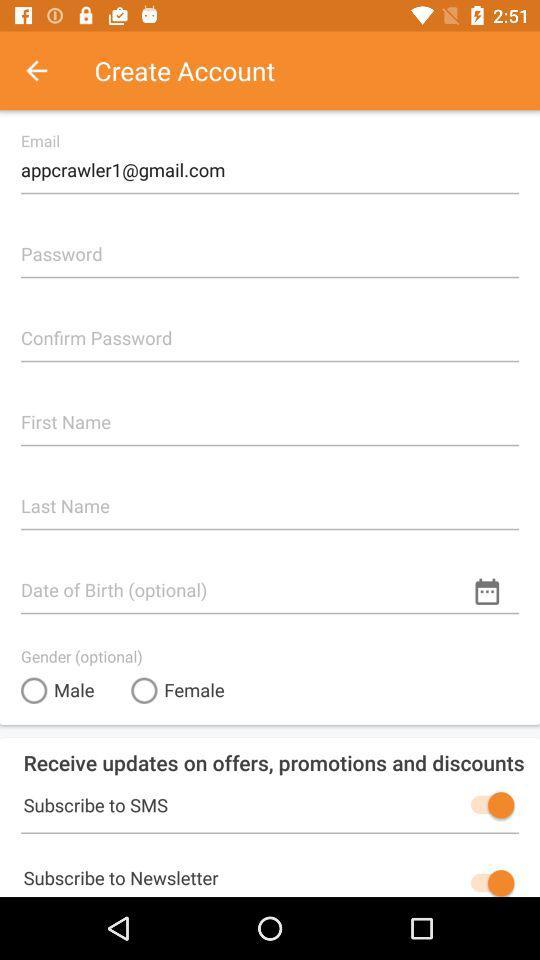  Describe the element at coordinates (270, 413) in the screenshot. I see `first name` at that location.